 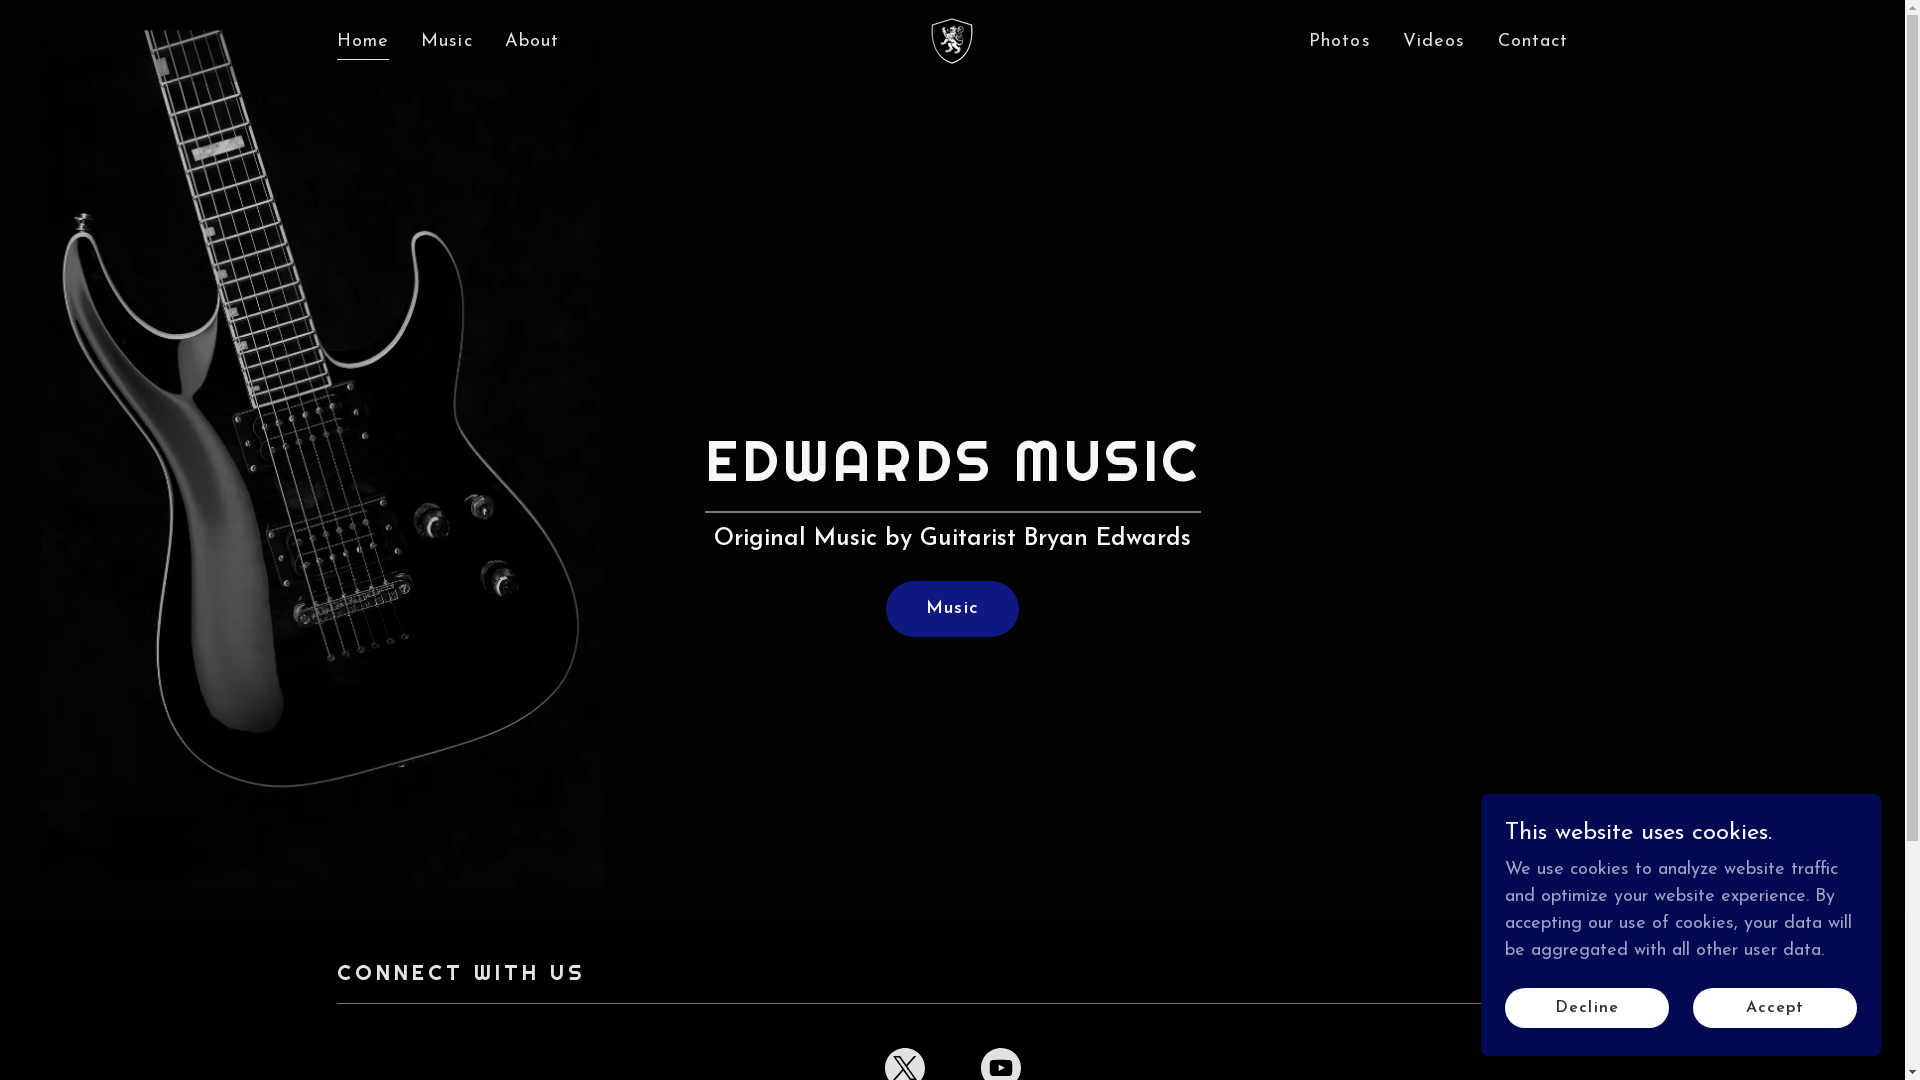 I want to click on 'Photos', so click(x=1339, y=41).